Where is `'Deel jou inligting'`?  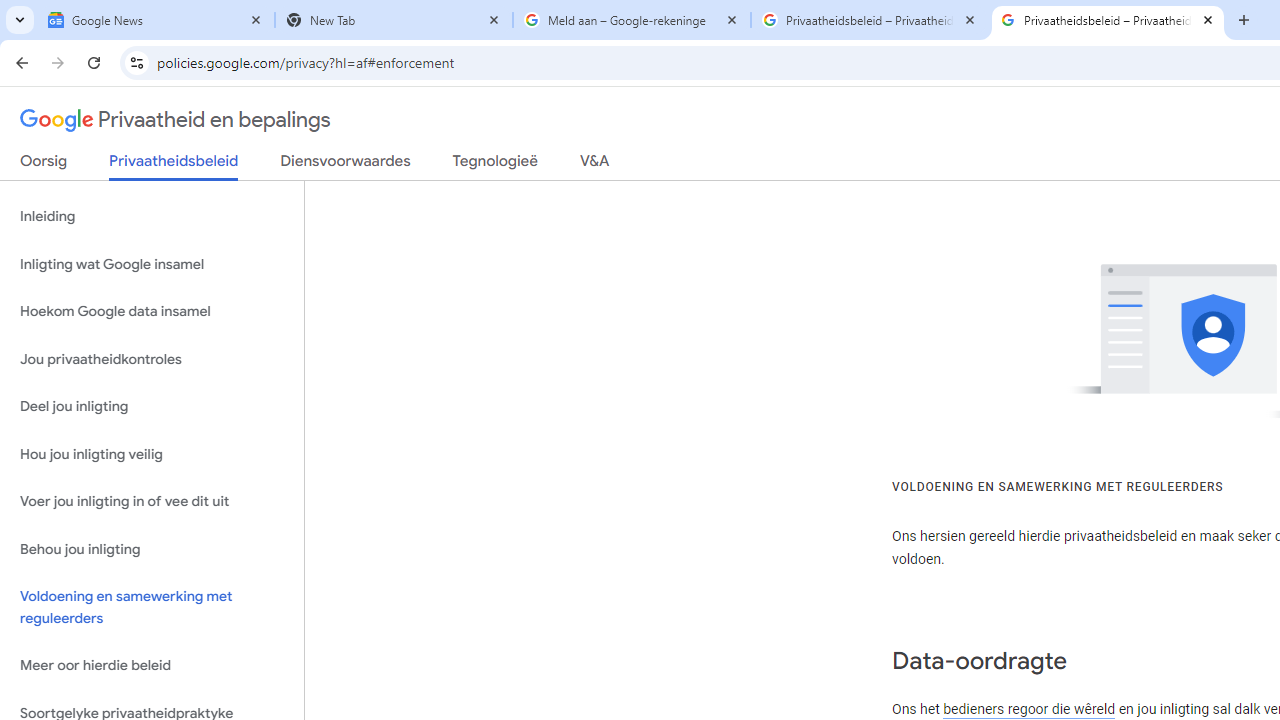
'Deel jou inligting' is located at coordinates (151, 406).